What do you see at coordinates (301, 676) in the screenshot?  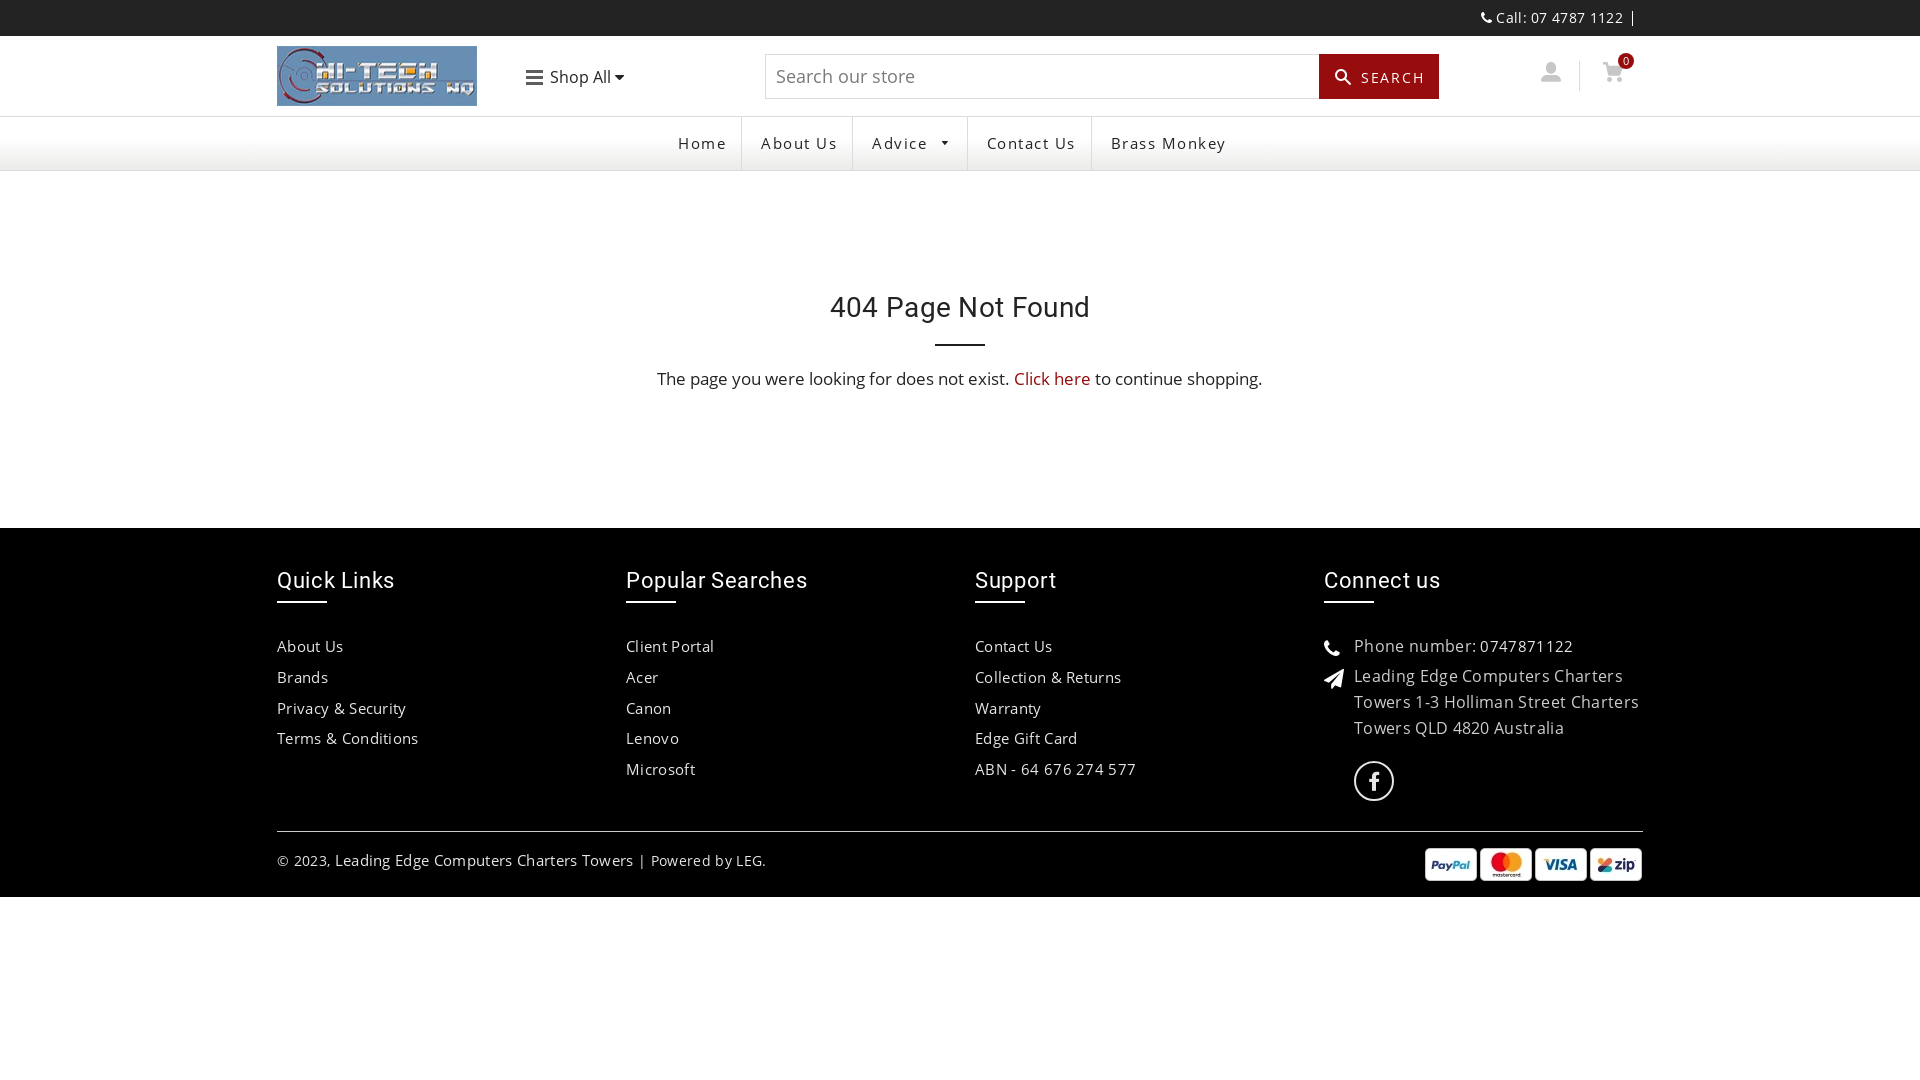 I see `'Brands'` at bounding box center [301, 676].